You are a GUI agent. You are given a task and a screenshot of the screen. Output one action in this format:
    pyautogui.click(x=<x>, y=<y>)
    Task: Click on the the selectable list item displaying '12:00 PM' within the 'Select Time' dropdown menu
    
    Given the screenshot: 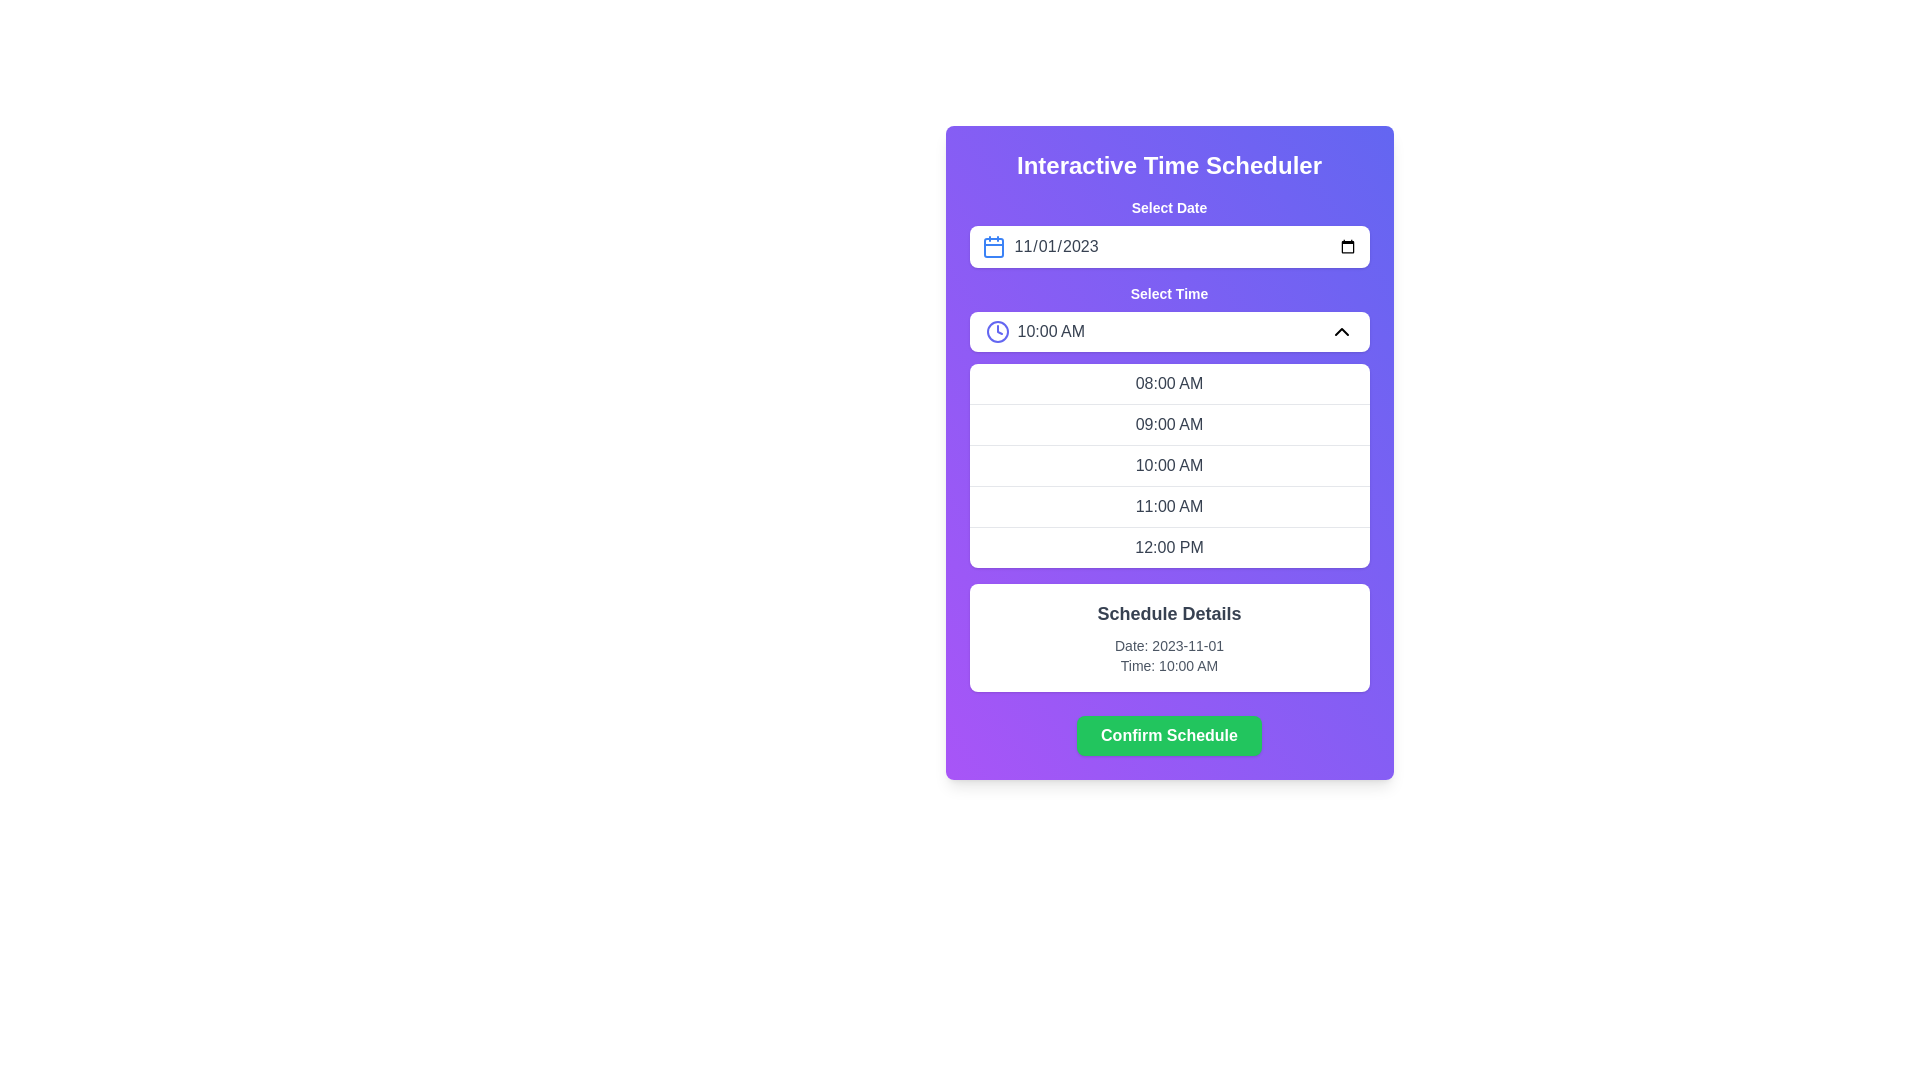 What is the action you would take?
    pyautogui.click(x=1169, y=547)
    